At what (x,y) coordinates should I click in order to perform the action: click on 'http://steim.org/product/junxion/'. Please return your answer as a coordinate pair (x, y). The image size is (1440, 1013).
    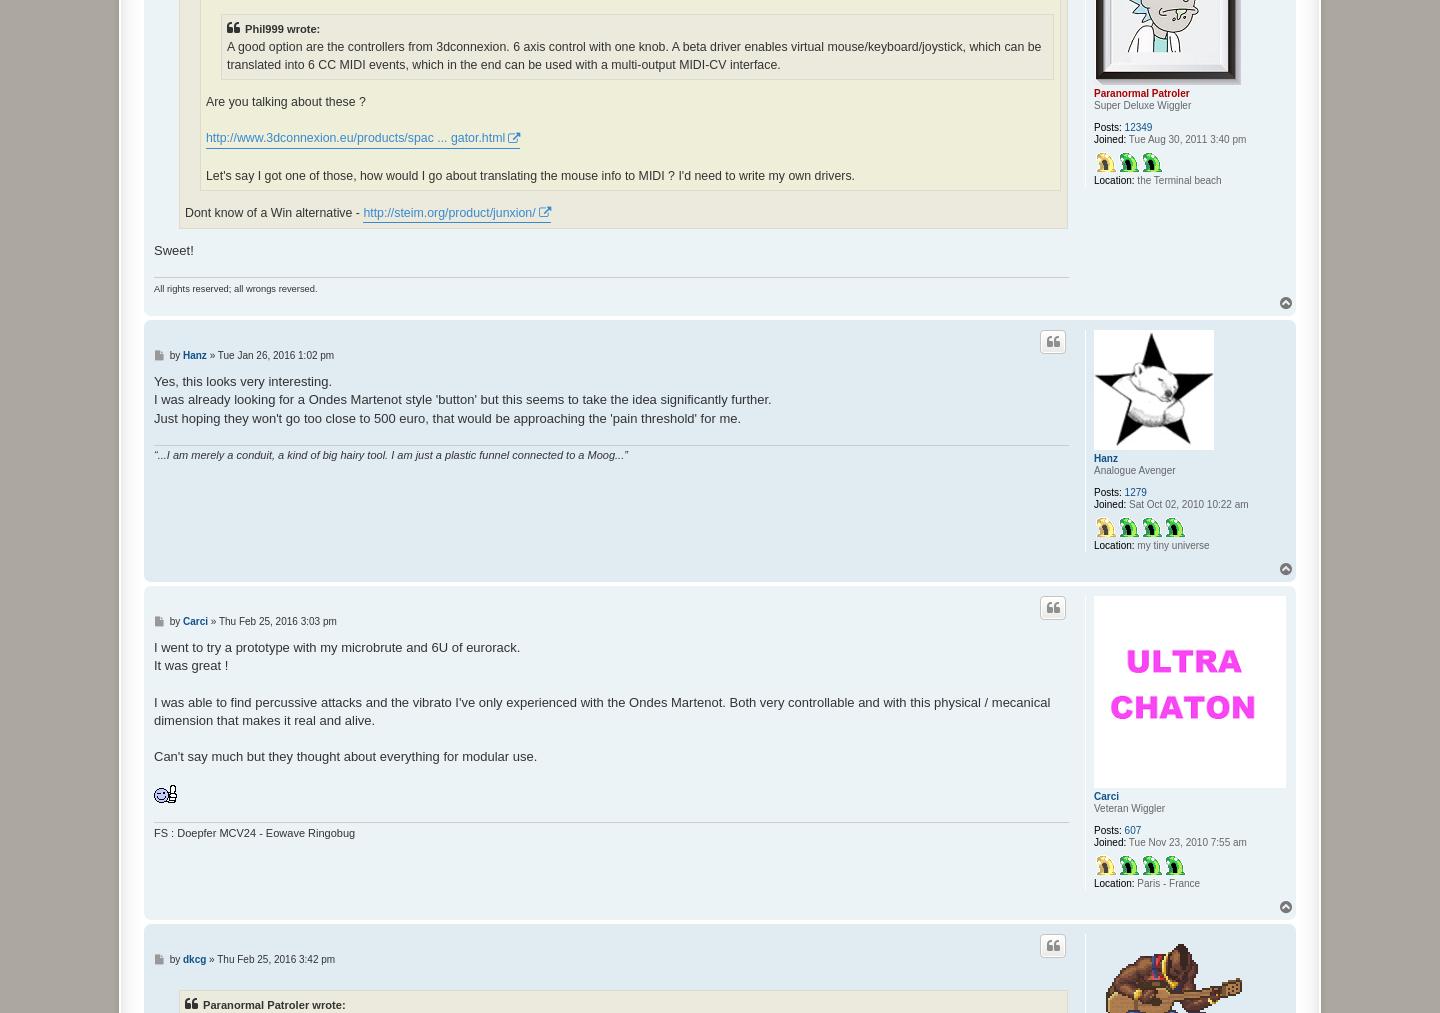
    Looking at the image, I should click on (448, 211).